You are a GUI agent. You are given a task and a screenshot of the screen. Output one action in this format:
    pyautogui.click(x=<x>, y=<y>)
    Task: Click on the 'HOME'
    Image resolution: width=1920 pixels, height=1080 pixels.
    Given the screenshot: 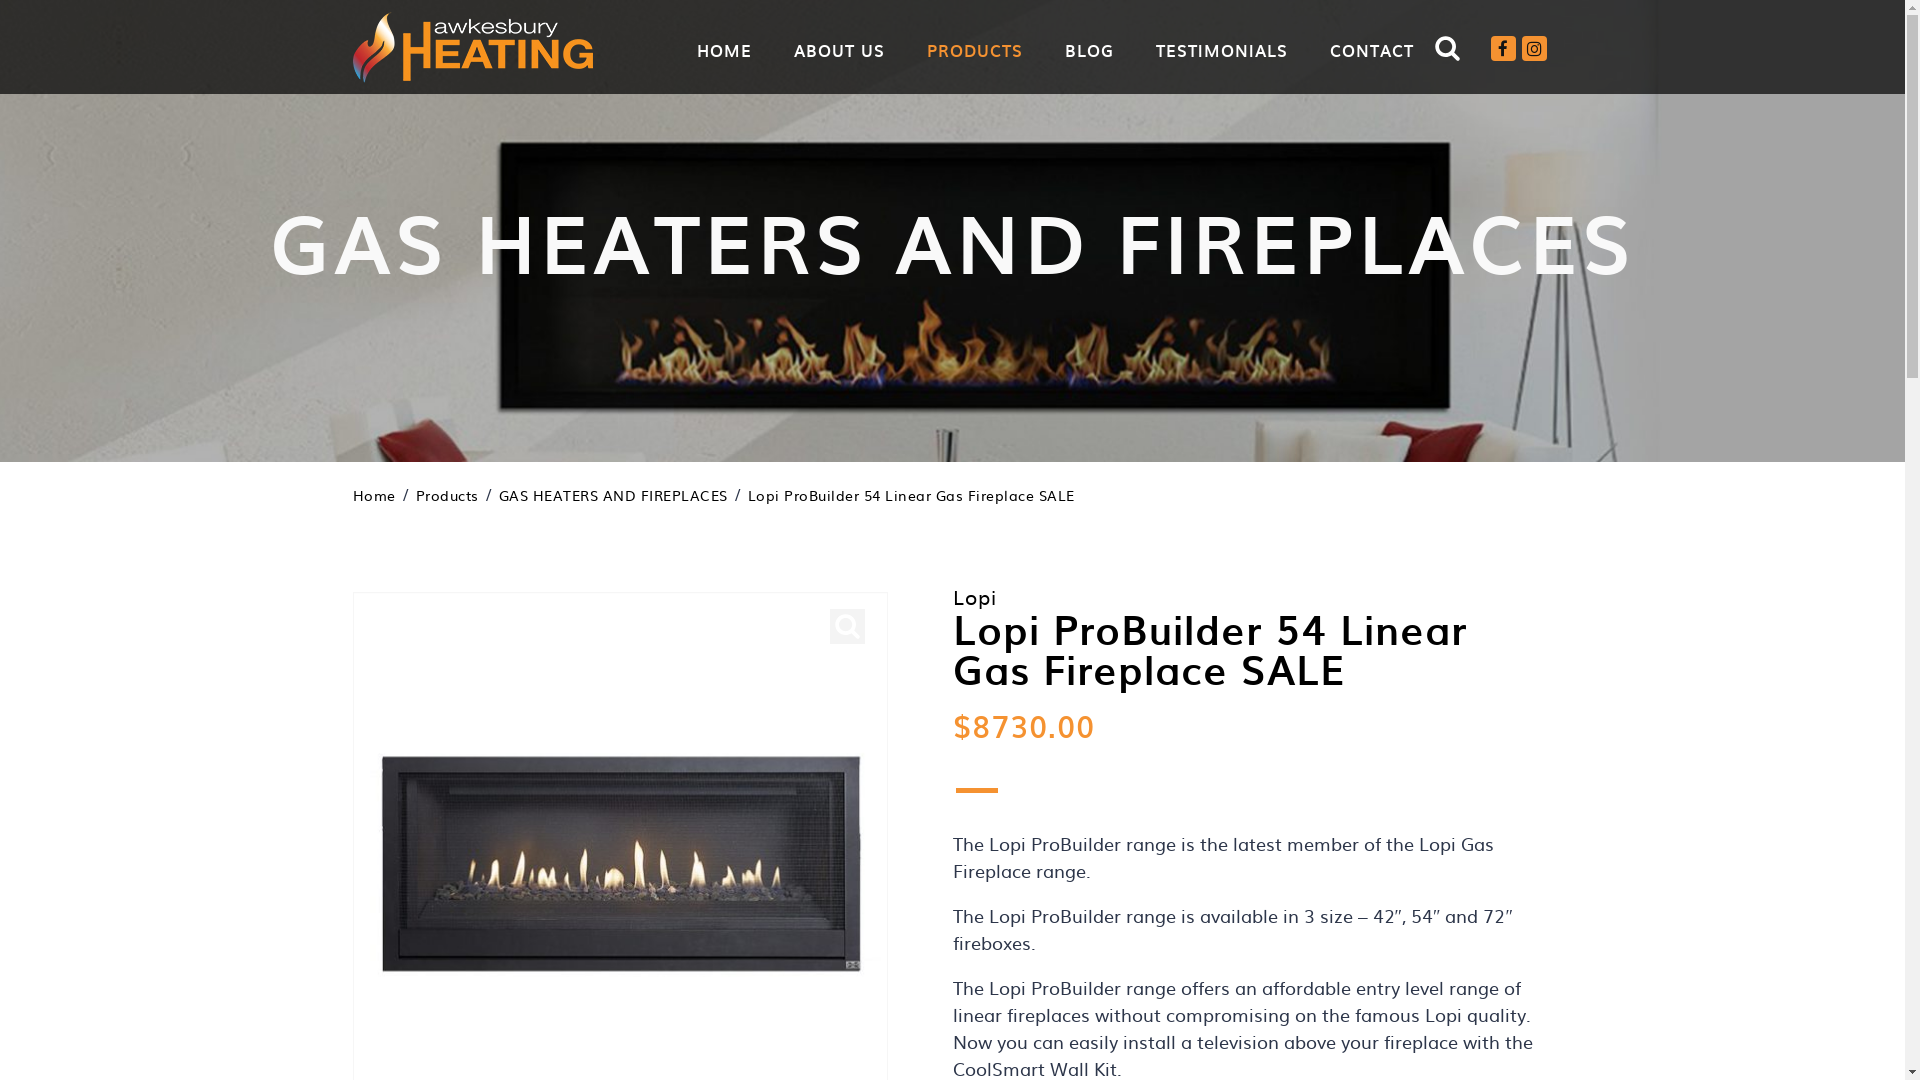 What is the action you would take?
    pyautogui.click(x=696, y=49)
    